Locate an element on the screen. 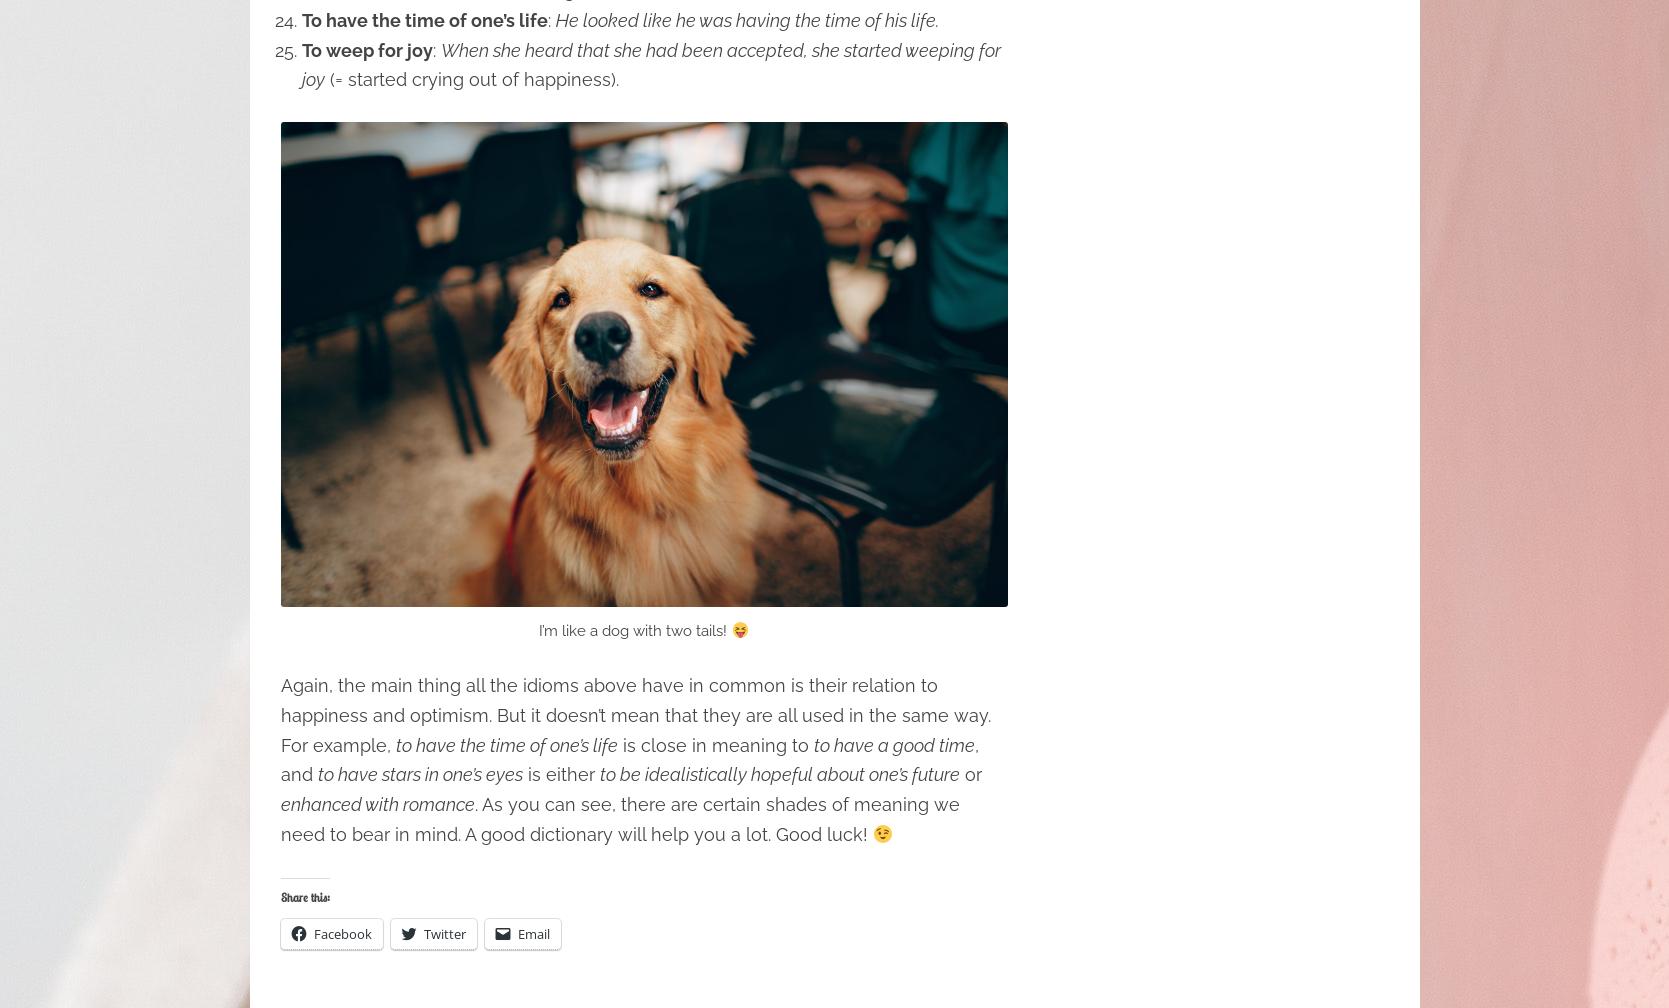 This screenshot has height=1008, width=1669. 'is close in meaning to' is located at coordinates (713, 744).